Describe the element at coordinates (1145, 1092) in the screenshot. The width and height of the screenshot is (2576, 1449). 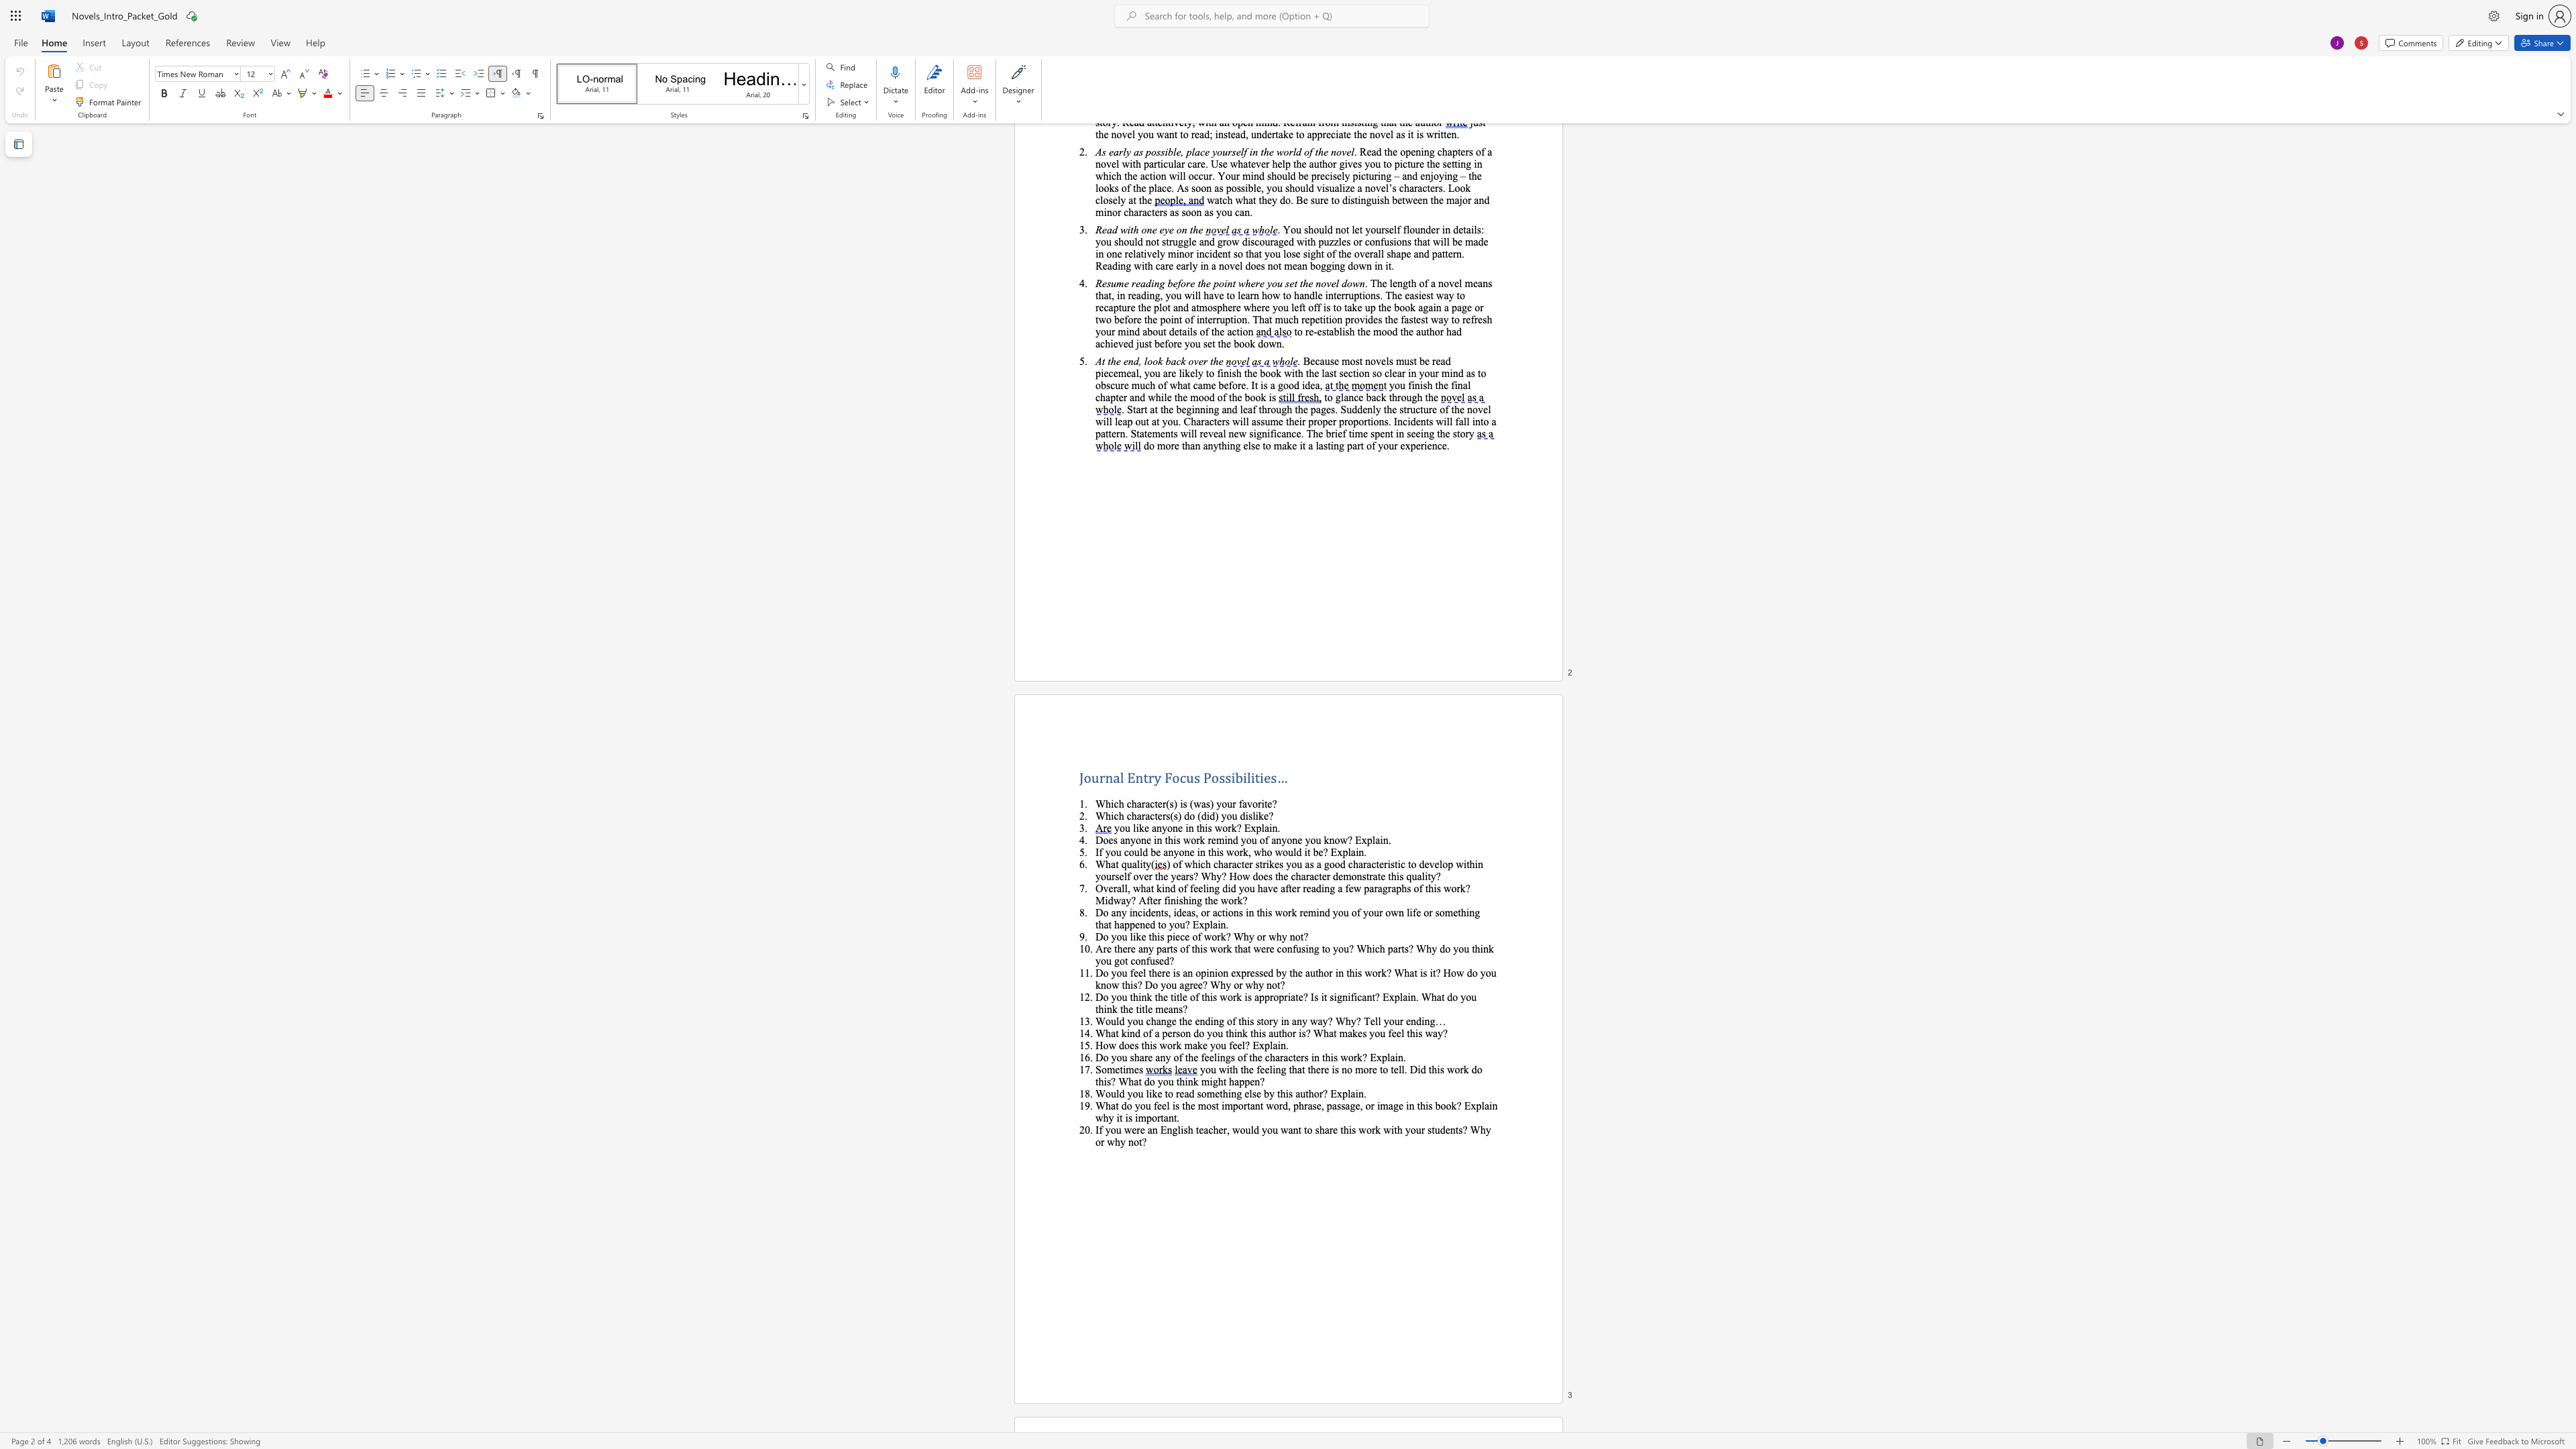
I see `the subset text "like to read something else by this" within the text "Would you like to read something else by this author? Explain."` at that location.